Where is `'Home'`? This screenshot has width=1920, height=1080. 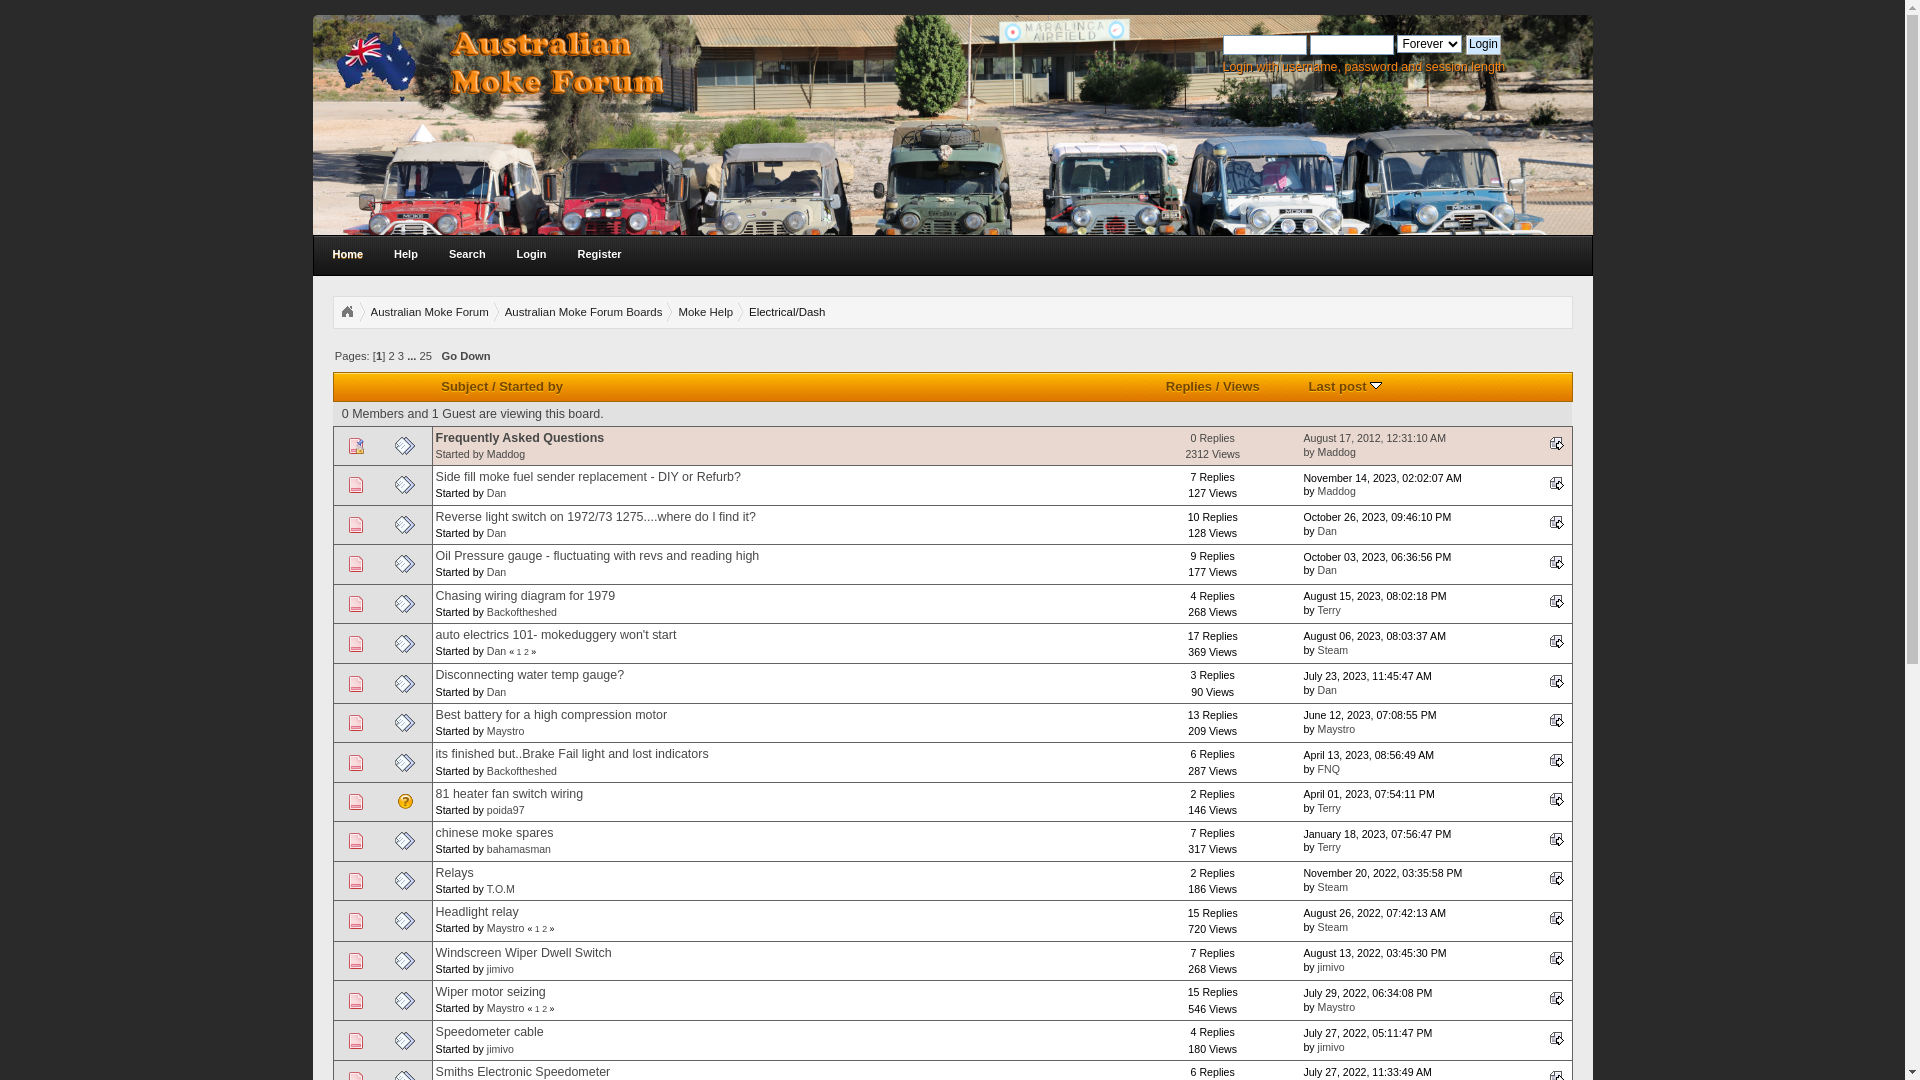 'Home' is located at coordinates (347, 253).